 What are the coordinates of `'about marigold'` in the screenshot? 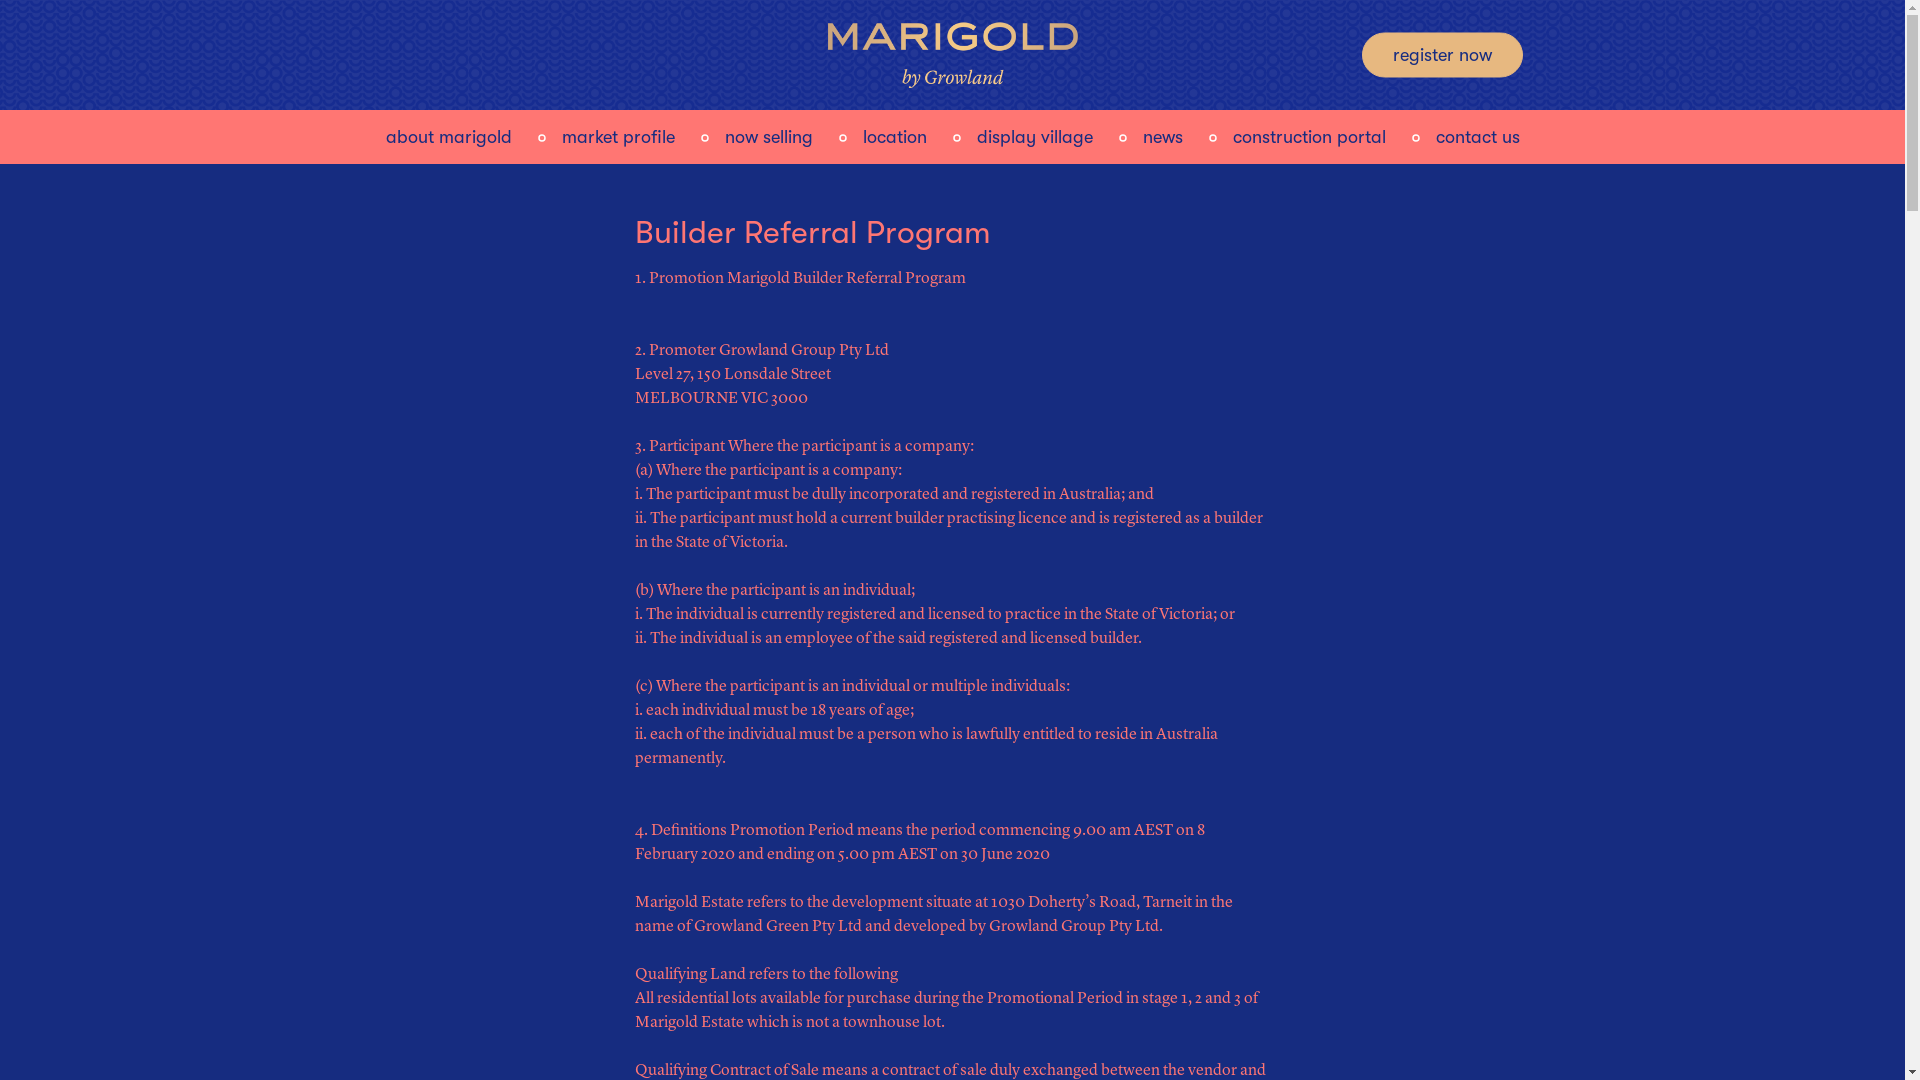 It's located at (448, 133).